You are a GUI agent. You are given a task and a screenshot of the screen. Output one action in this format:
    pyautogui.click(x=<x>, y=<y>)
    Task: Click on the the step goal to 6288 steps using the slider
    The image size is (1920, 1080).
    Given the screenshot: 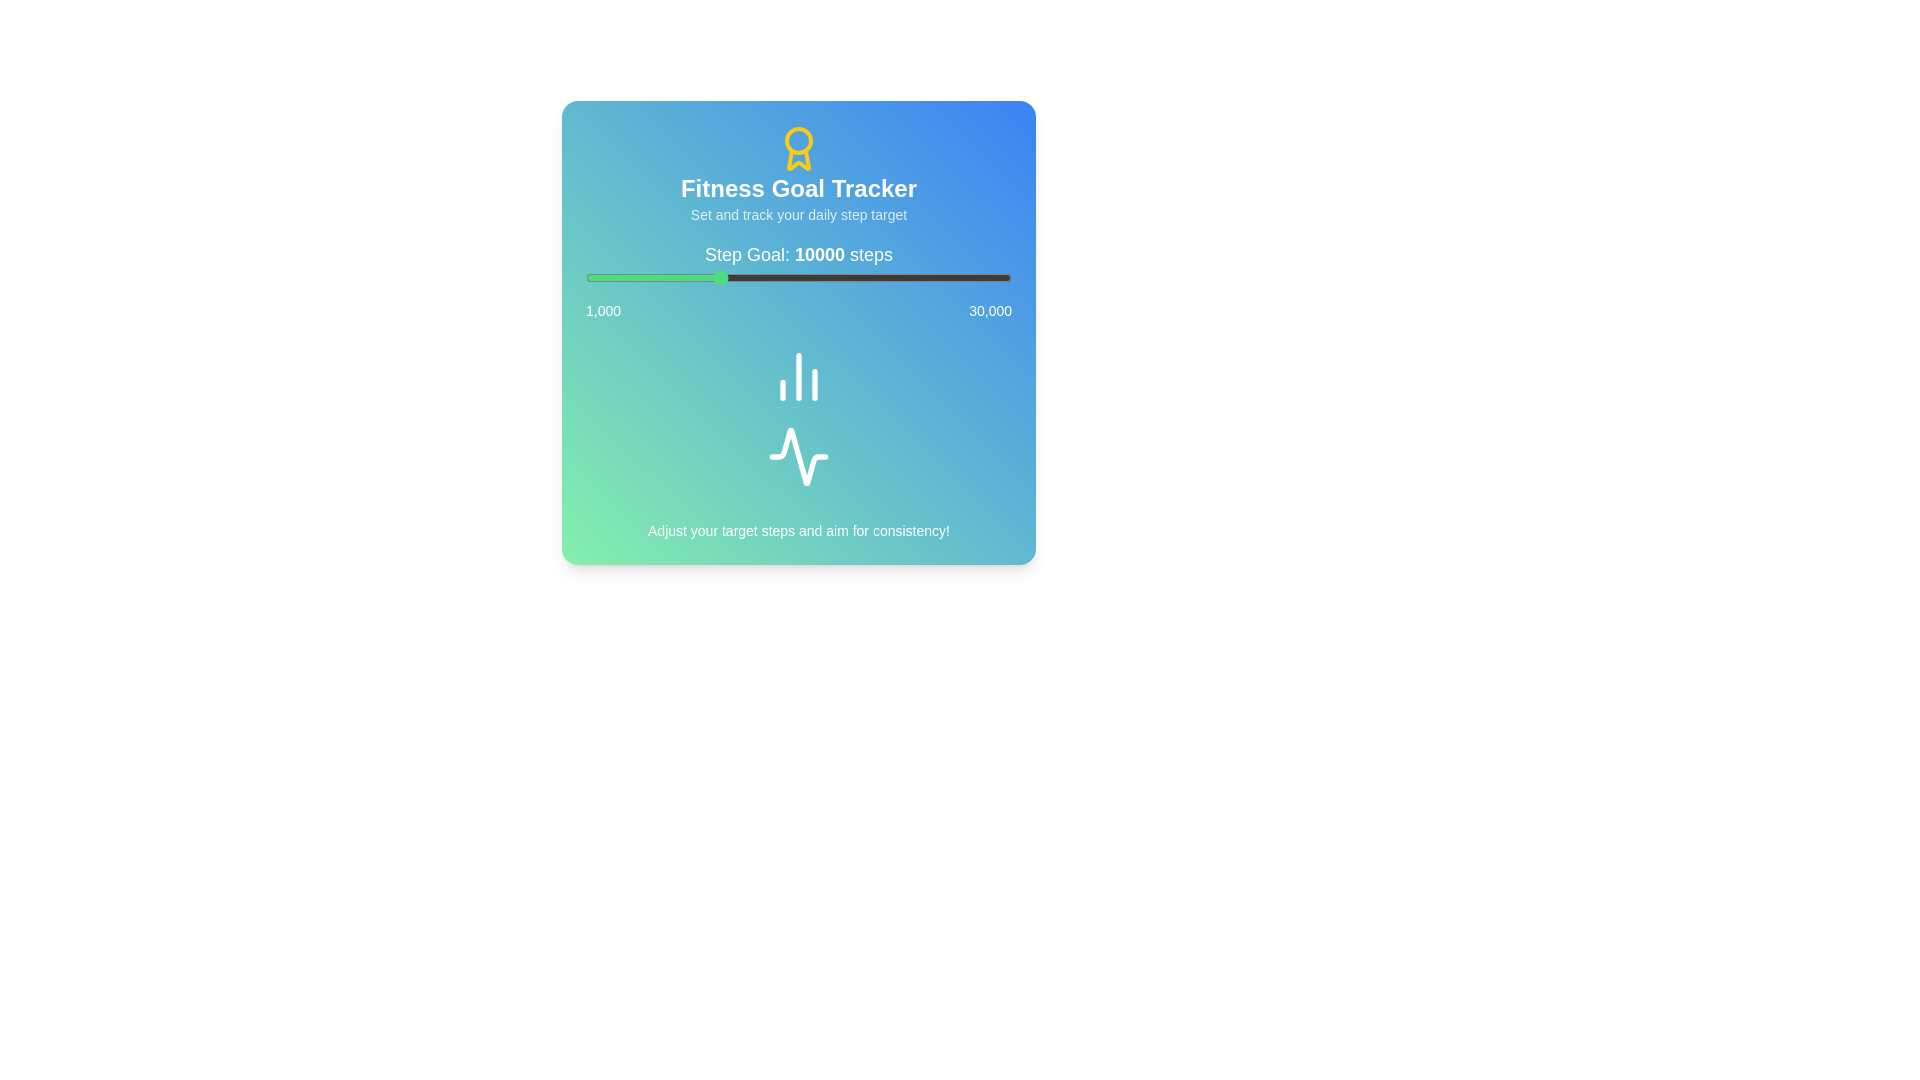 What is the action you would take?
    pyautogui.click(x=663, y=277)
    